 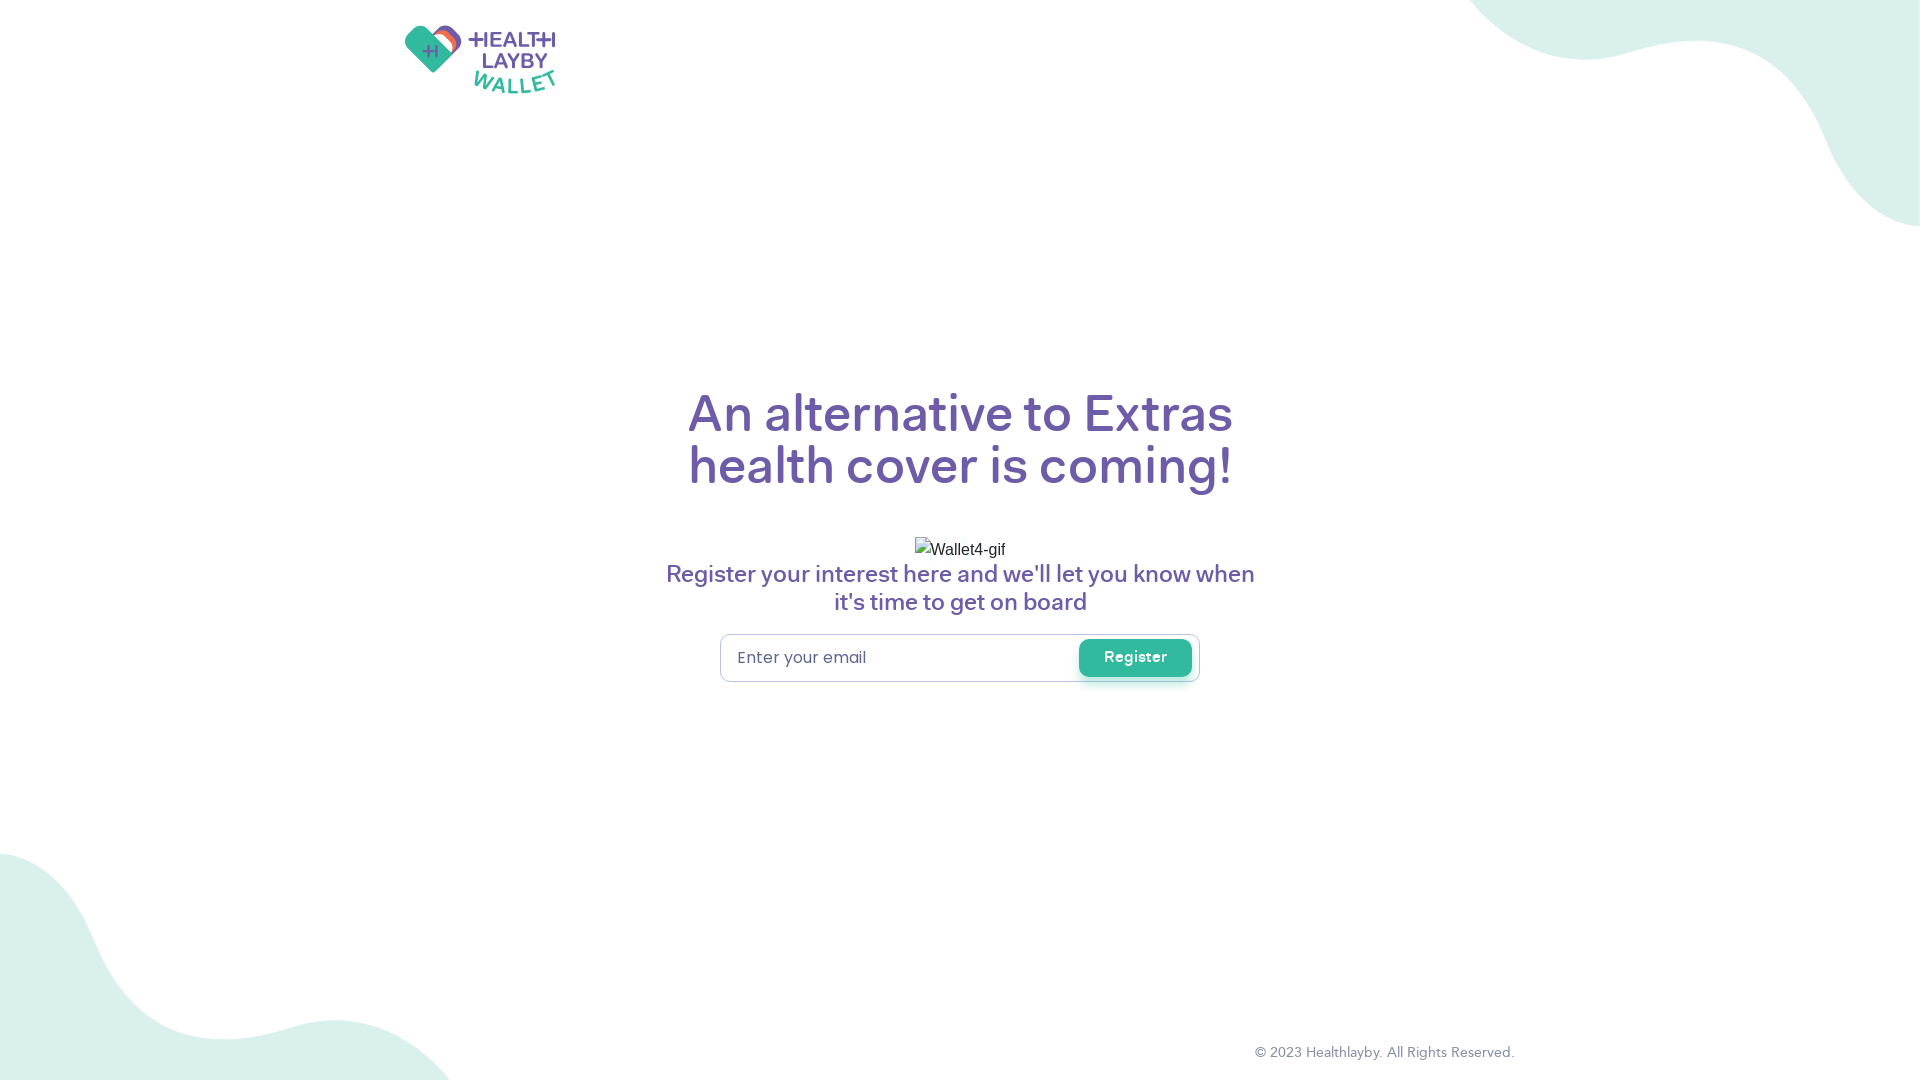 What do you see at coordinates (1135, 658) in the screenshot?
I see `'Register'` at bounding box center [1135, 658].